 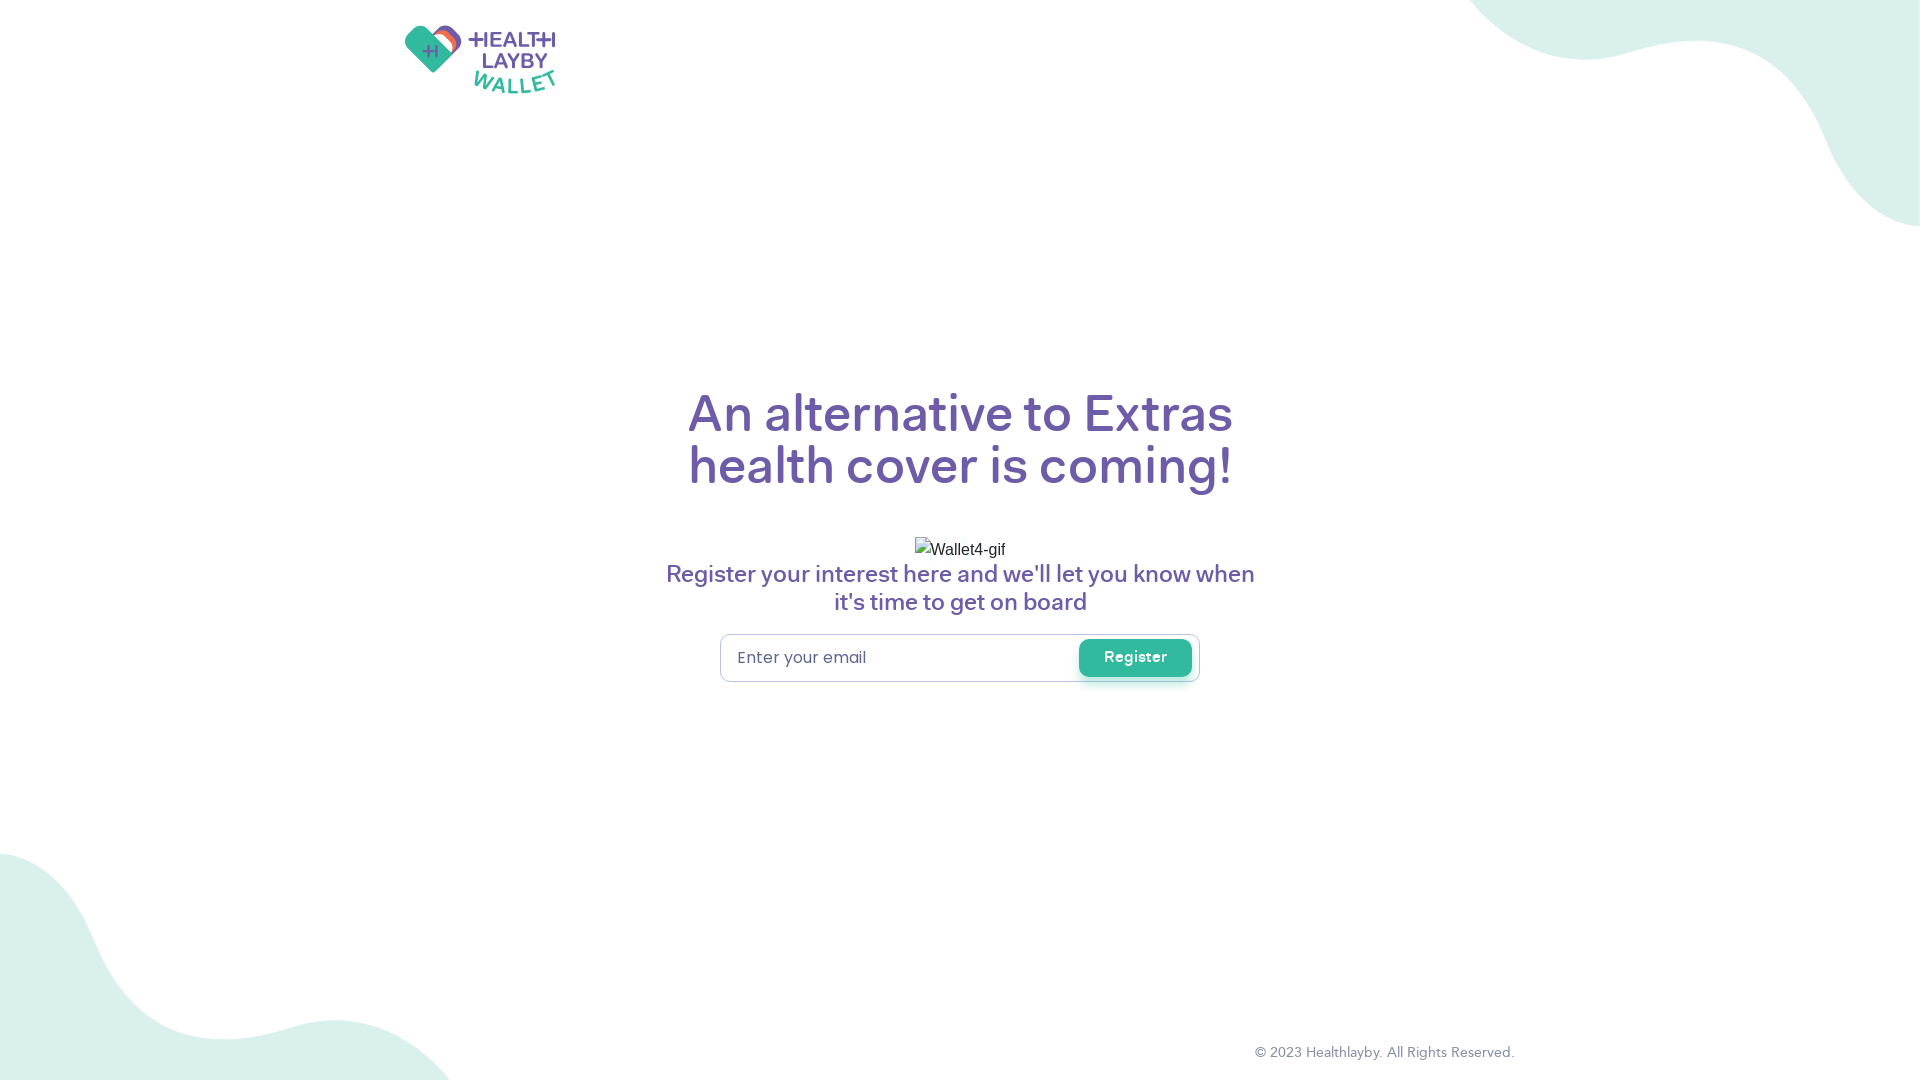 What do you see at coordinates (1135, 658) in the screenshot?
I see `'Register'` at bounding box center [1135, 658].